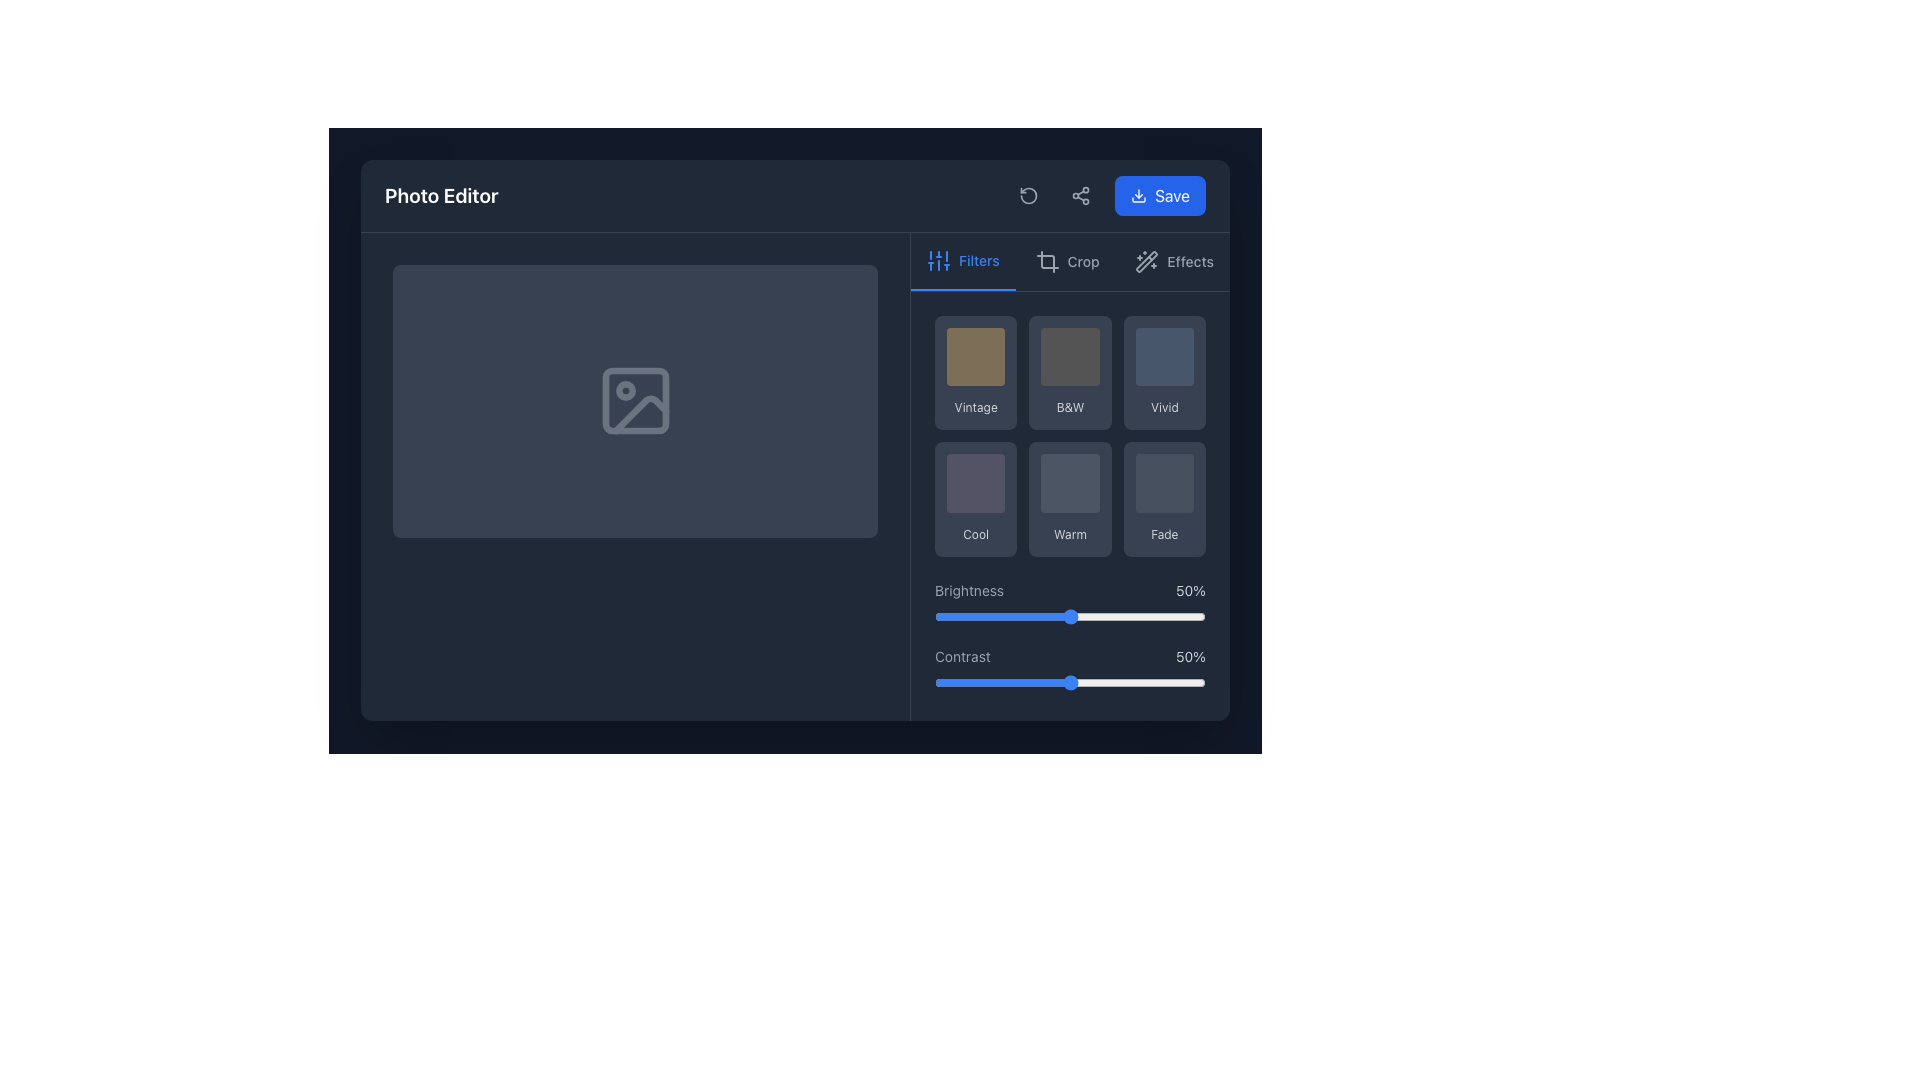  What do you see at coordinates (976, 356) in the screenshot?
I see `the 'Vintage' filter preview element located in the first row and first column of the grid layout` at bounding box center [976, 356].